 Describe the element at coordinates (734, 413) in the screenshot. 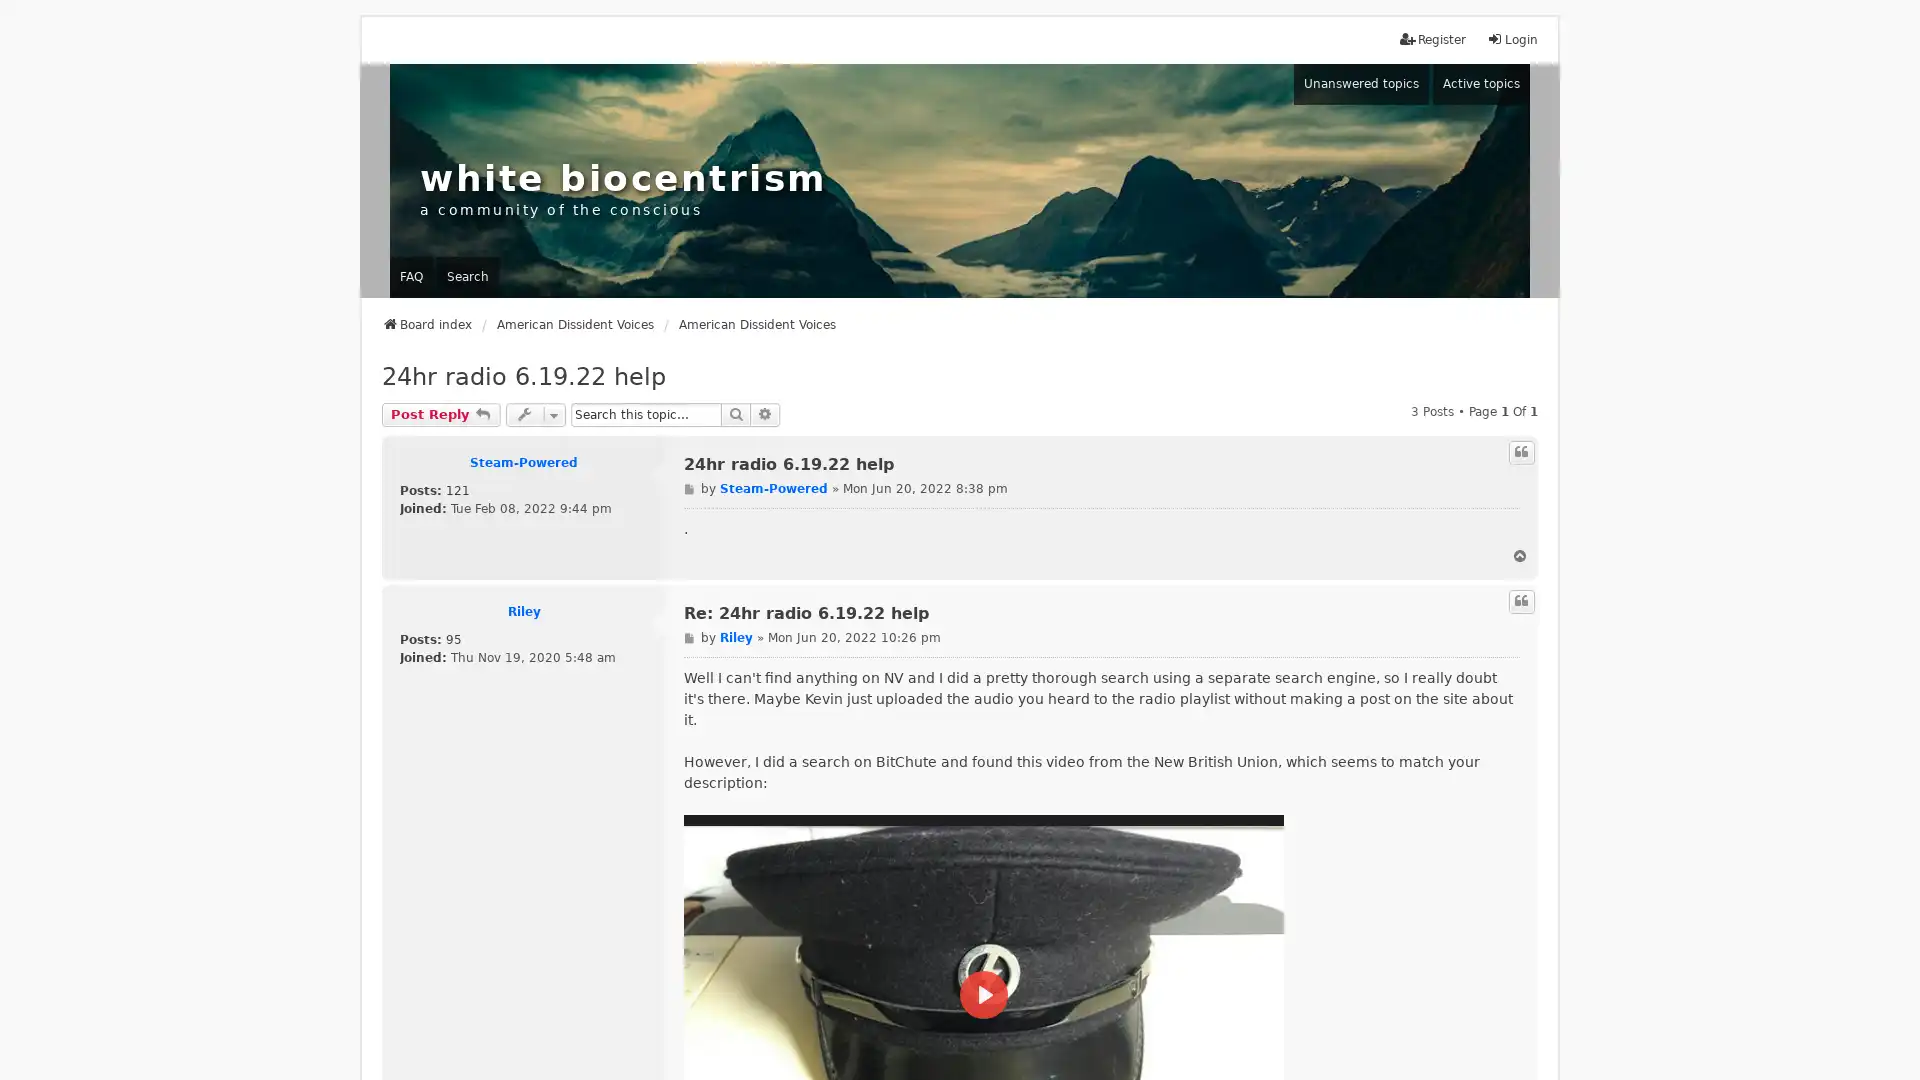

I see `Search` at that location.